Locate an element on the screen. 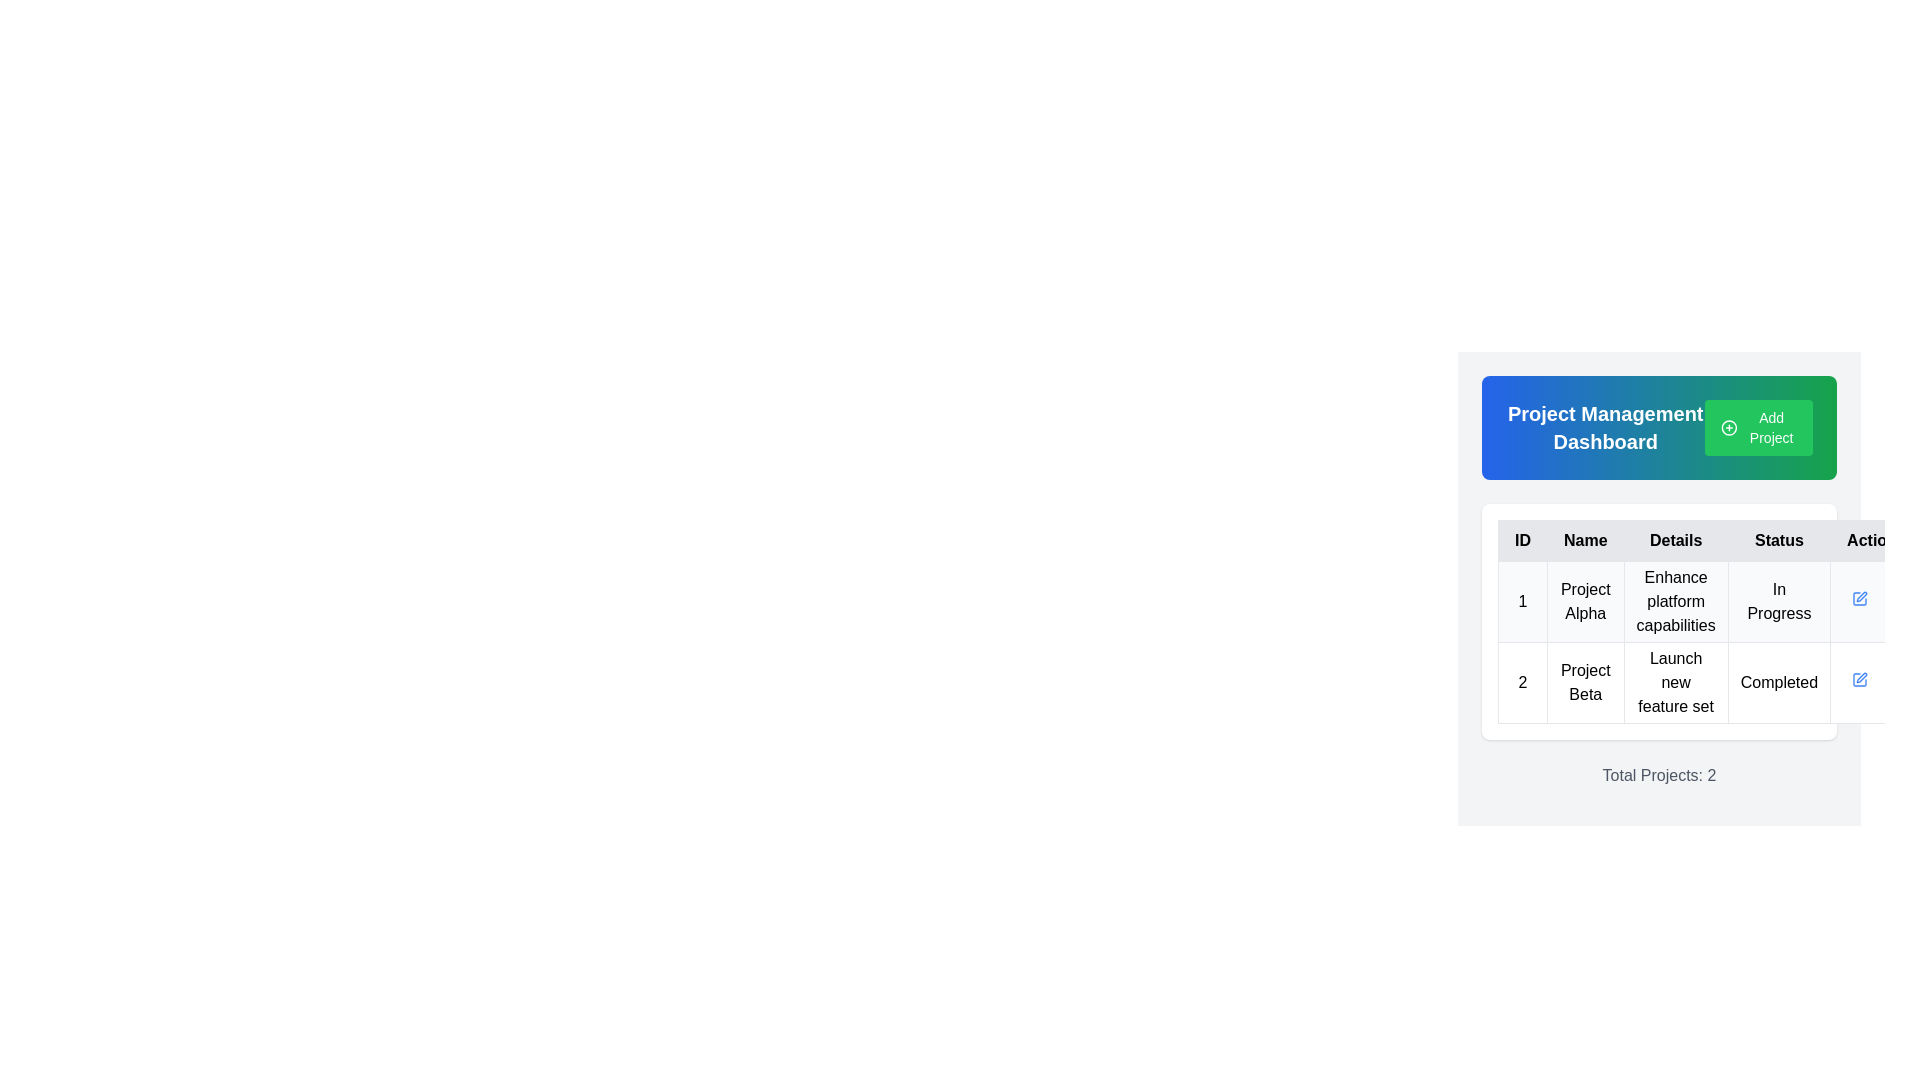  the interactive pencil icon in the Action column of the second row in the project information table to change its color is located at coordinates (1859, 597).